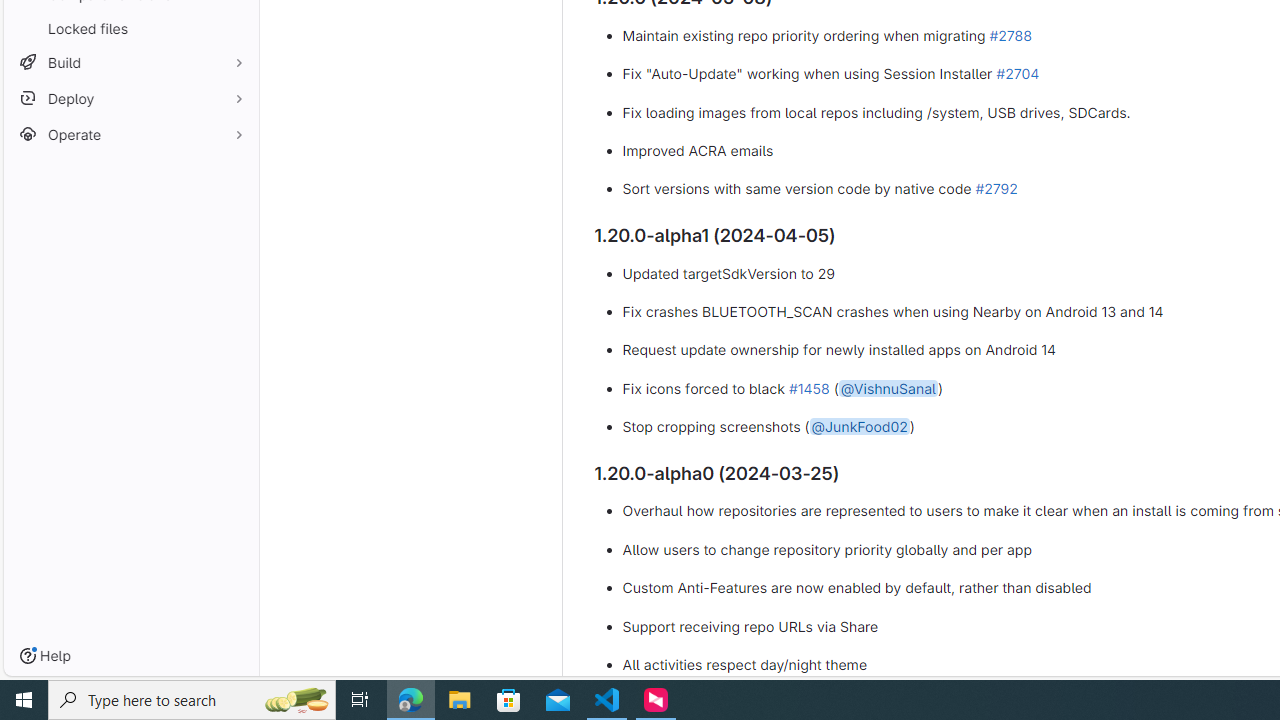 This screenshot has height=720, width=1280. Describe the element at coordinates (509, 698) in the screenshot. I see `'Microsoft Store'` at that location.